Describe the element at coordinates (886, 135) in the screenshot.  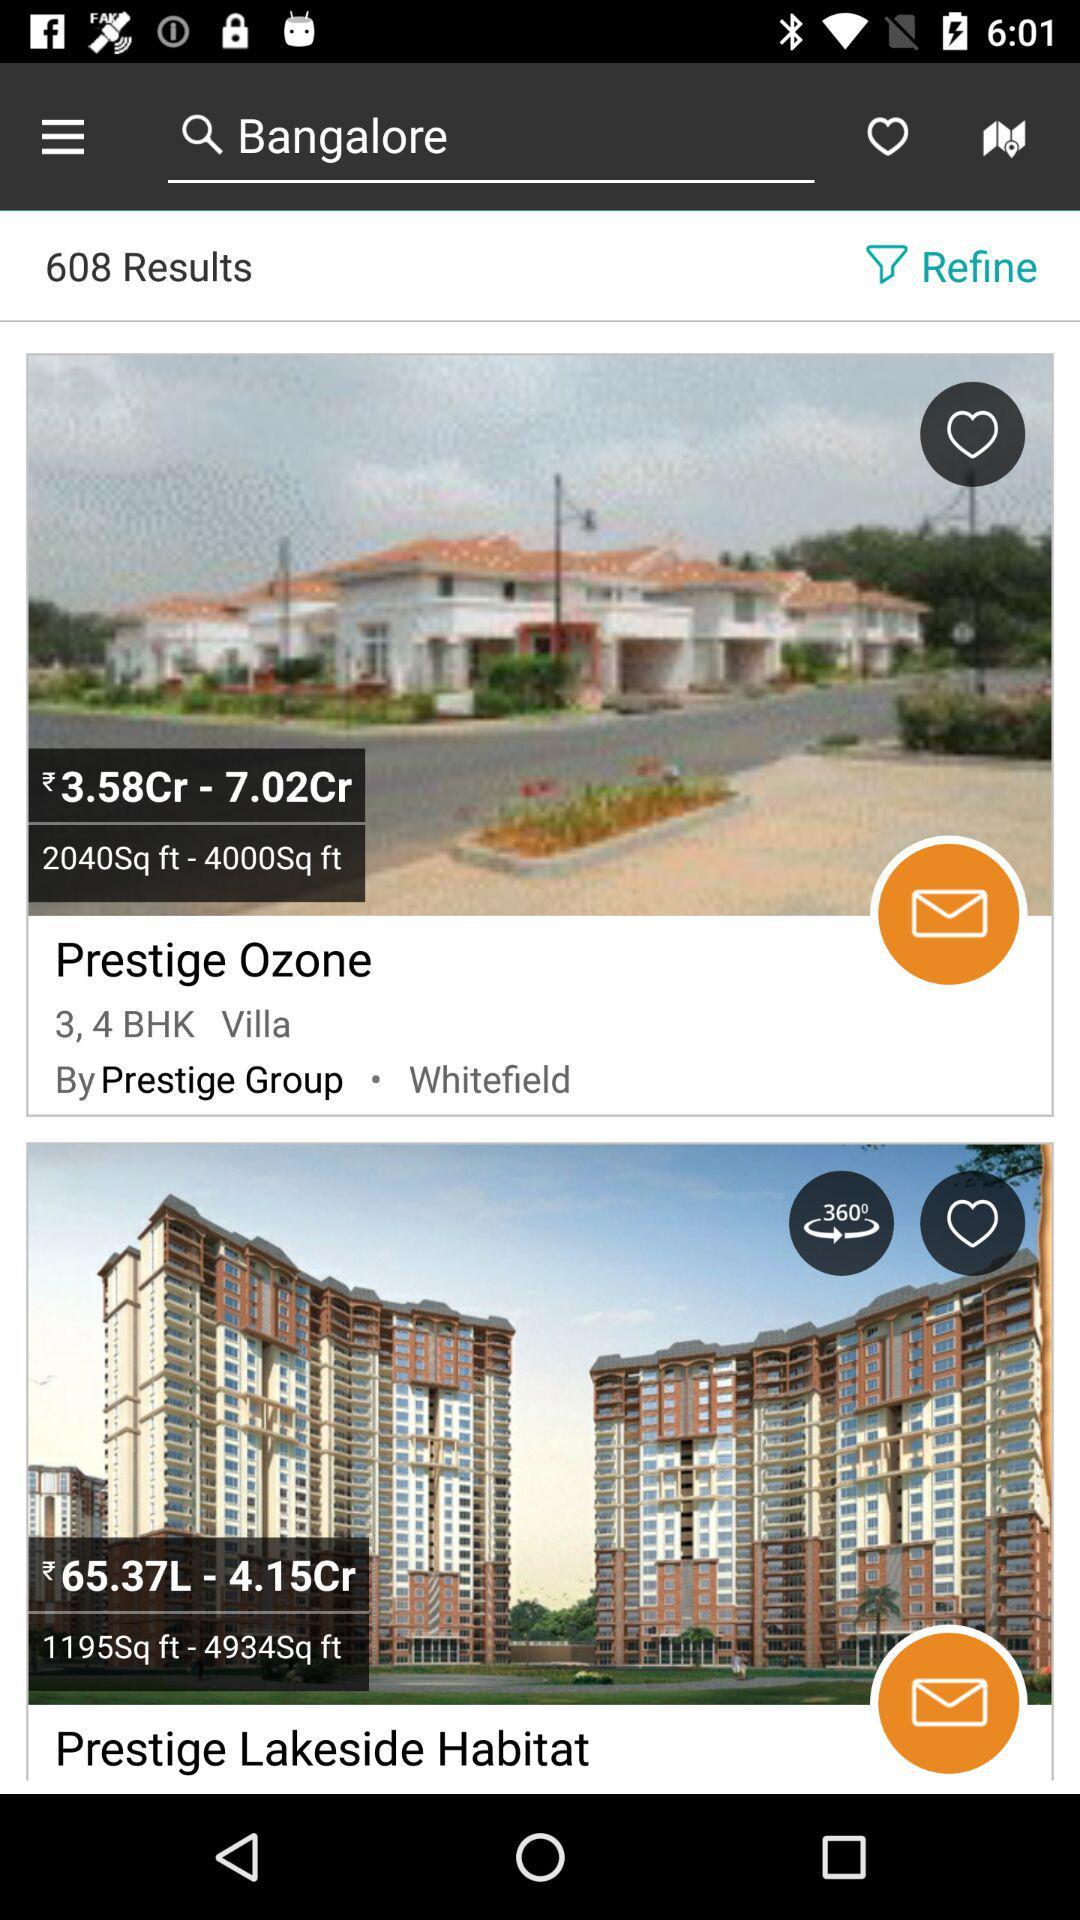
I see `favorites the selected entry` at that location.